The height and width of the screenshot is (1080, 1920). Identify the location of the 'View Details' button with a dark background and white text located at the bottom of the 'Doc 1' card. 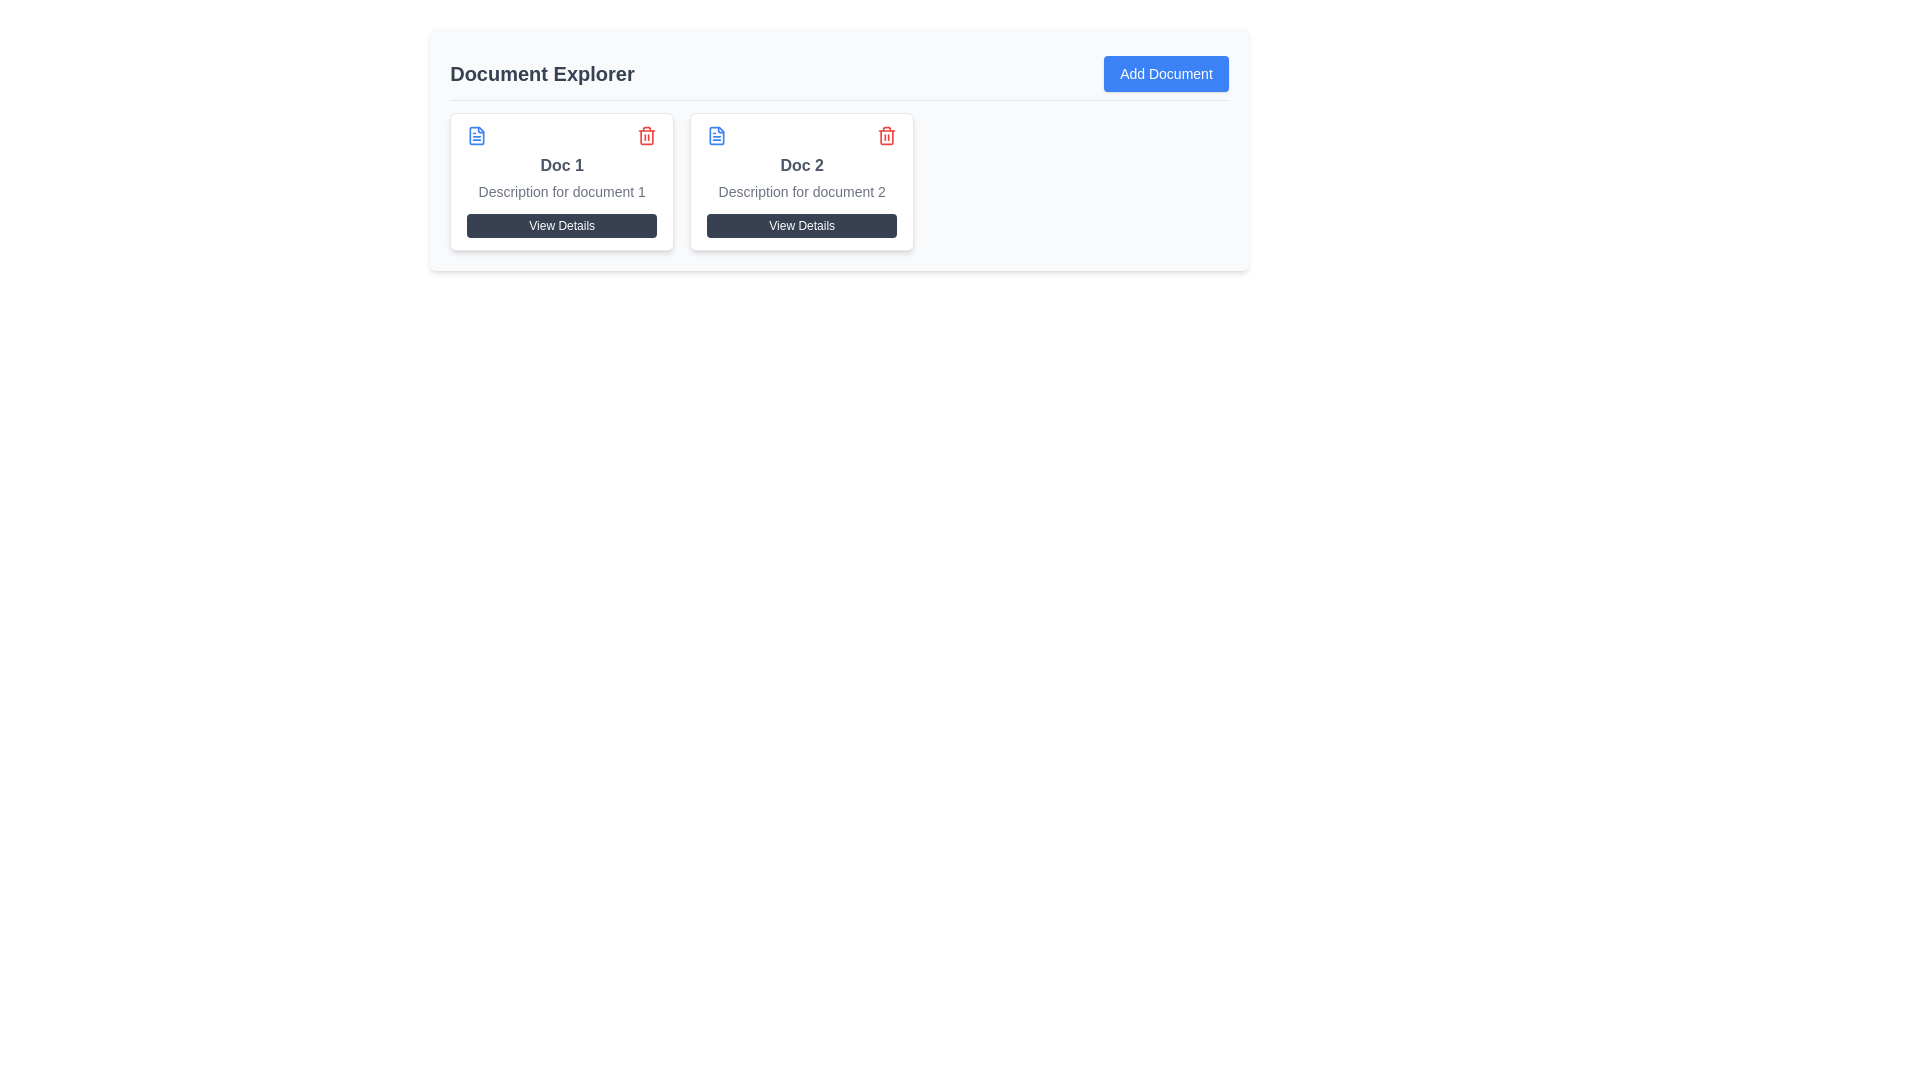
(561, 225).